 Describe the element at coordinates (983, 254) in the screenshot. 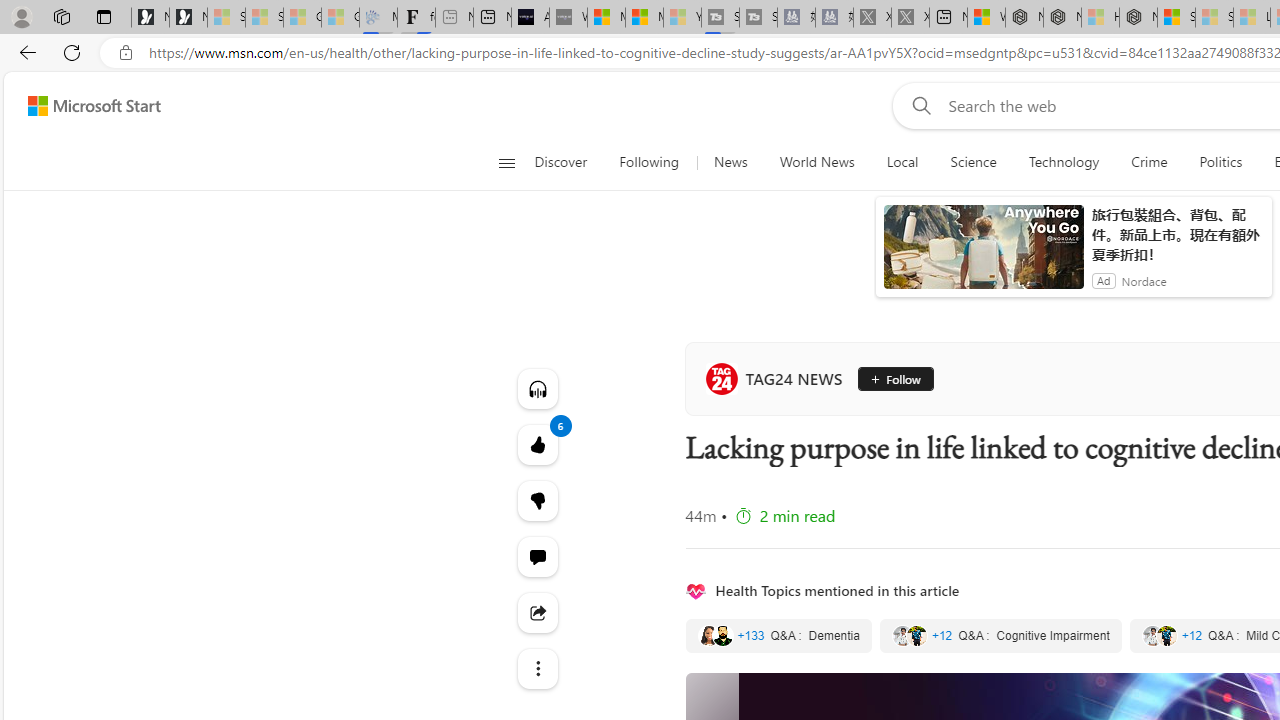

I see `'anim-content'` at that location.